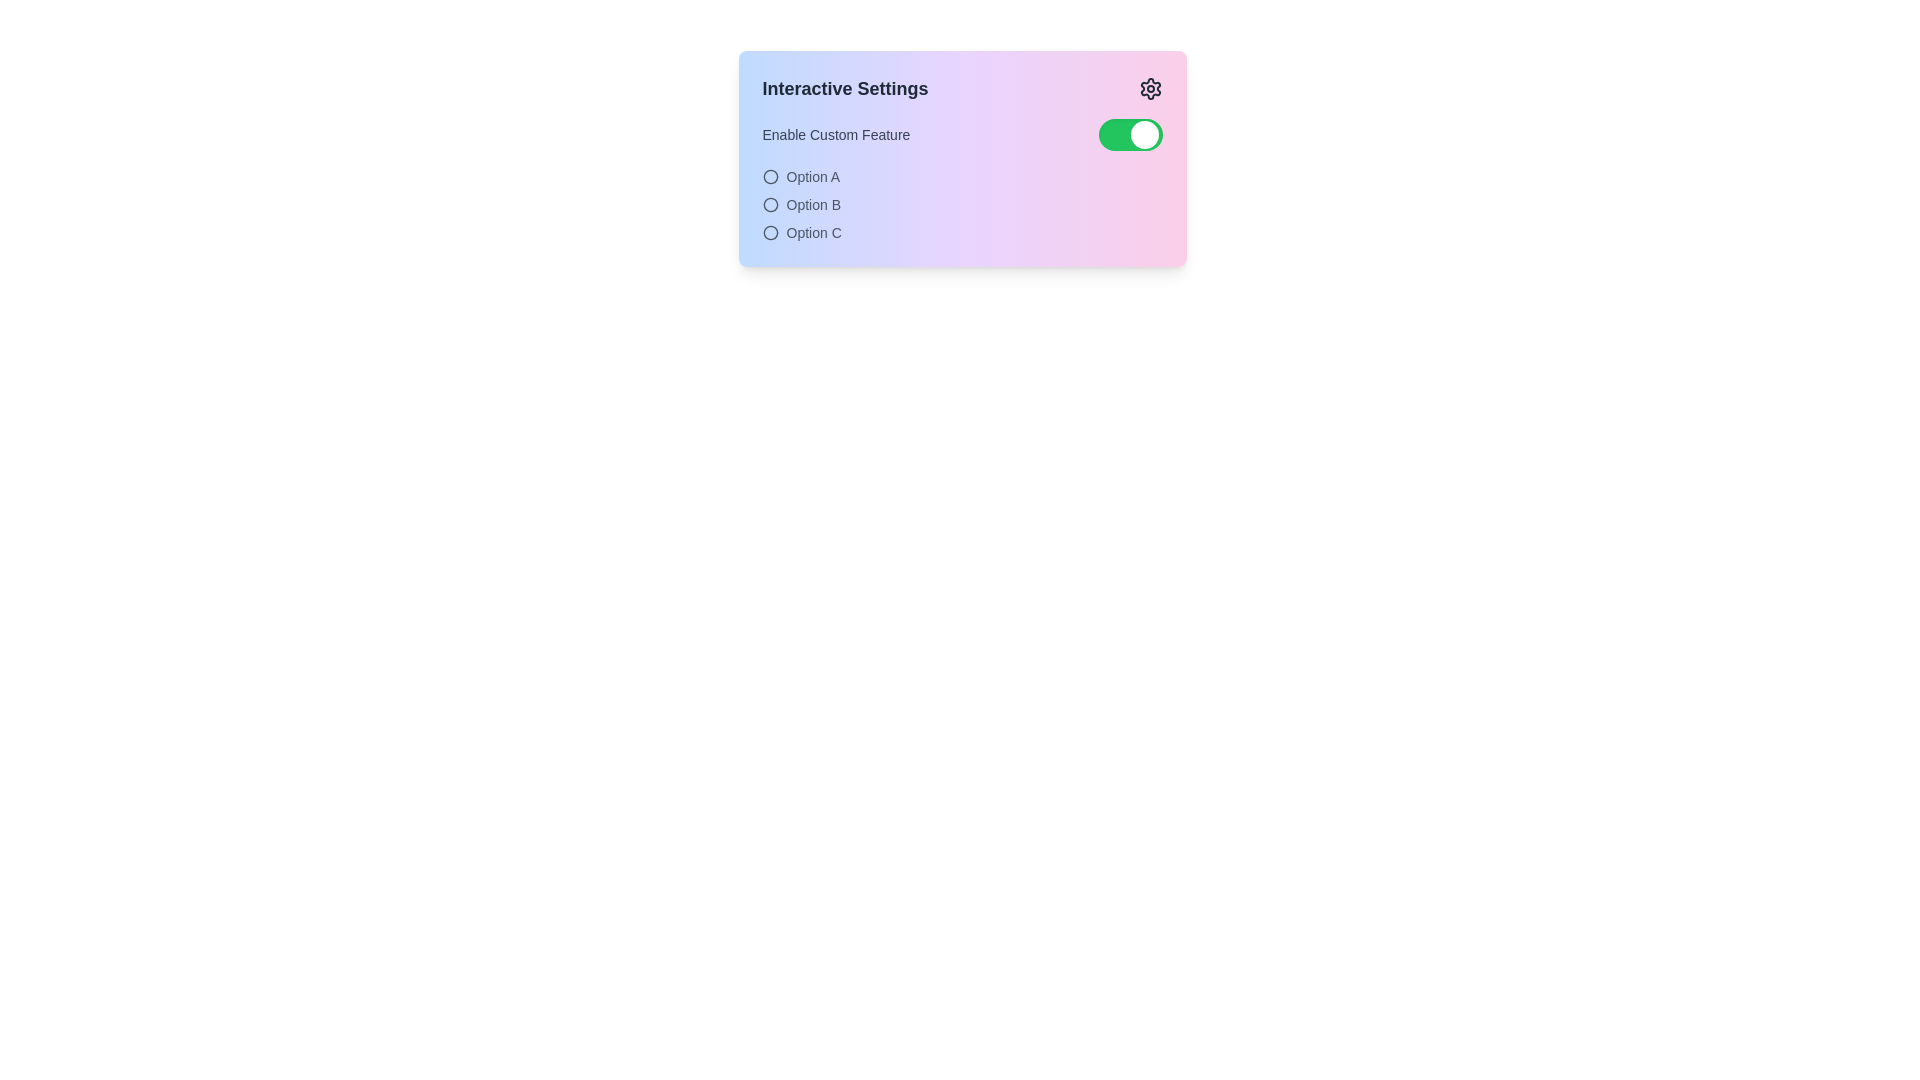 The width and height of the screenshot is (1920, 1080). What do you see at coordinates (769, 176) in the screenshot?
I see `the radio button for 'Option A', which is an outlined circle with a thin gray border` at bounding box center [769, 176].